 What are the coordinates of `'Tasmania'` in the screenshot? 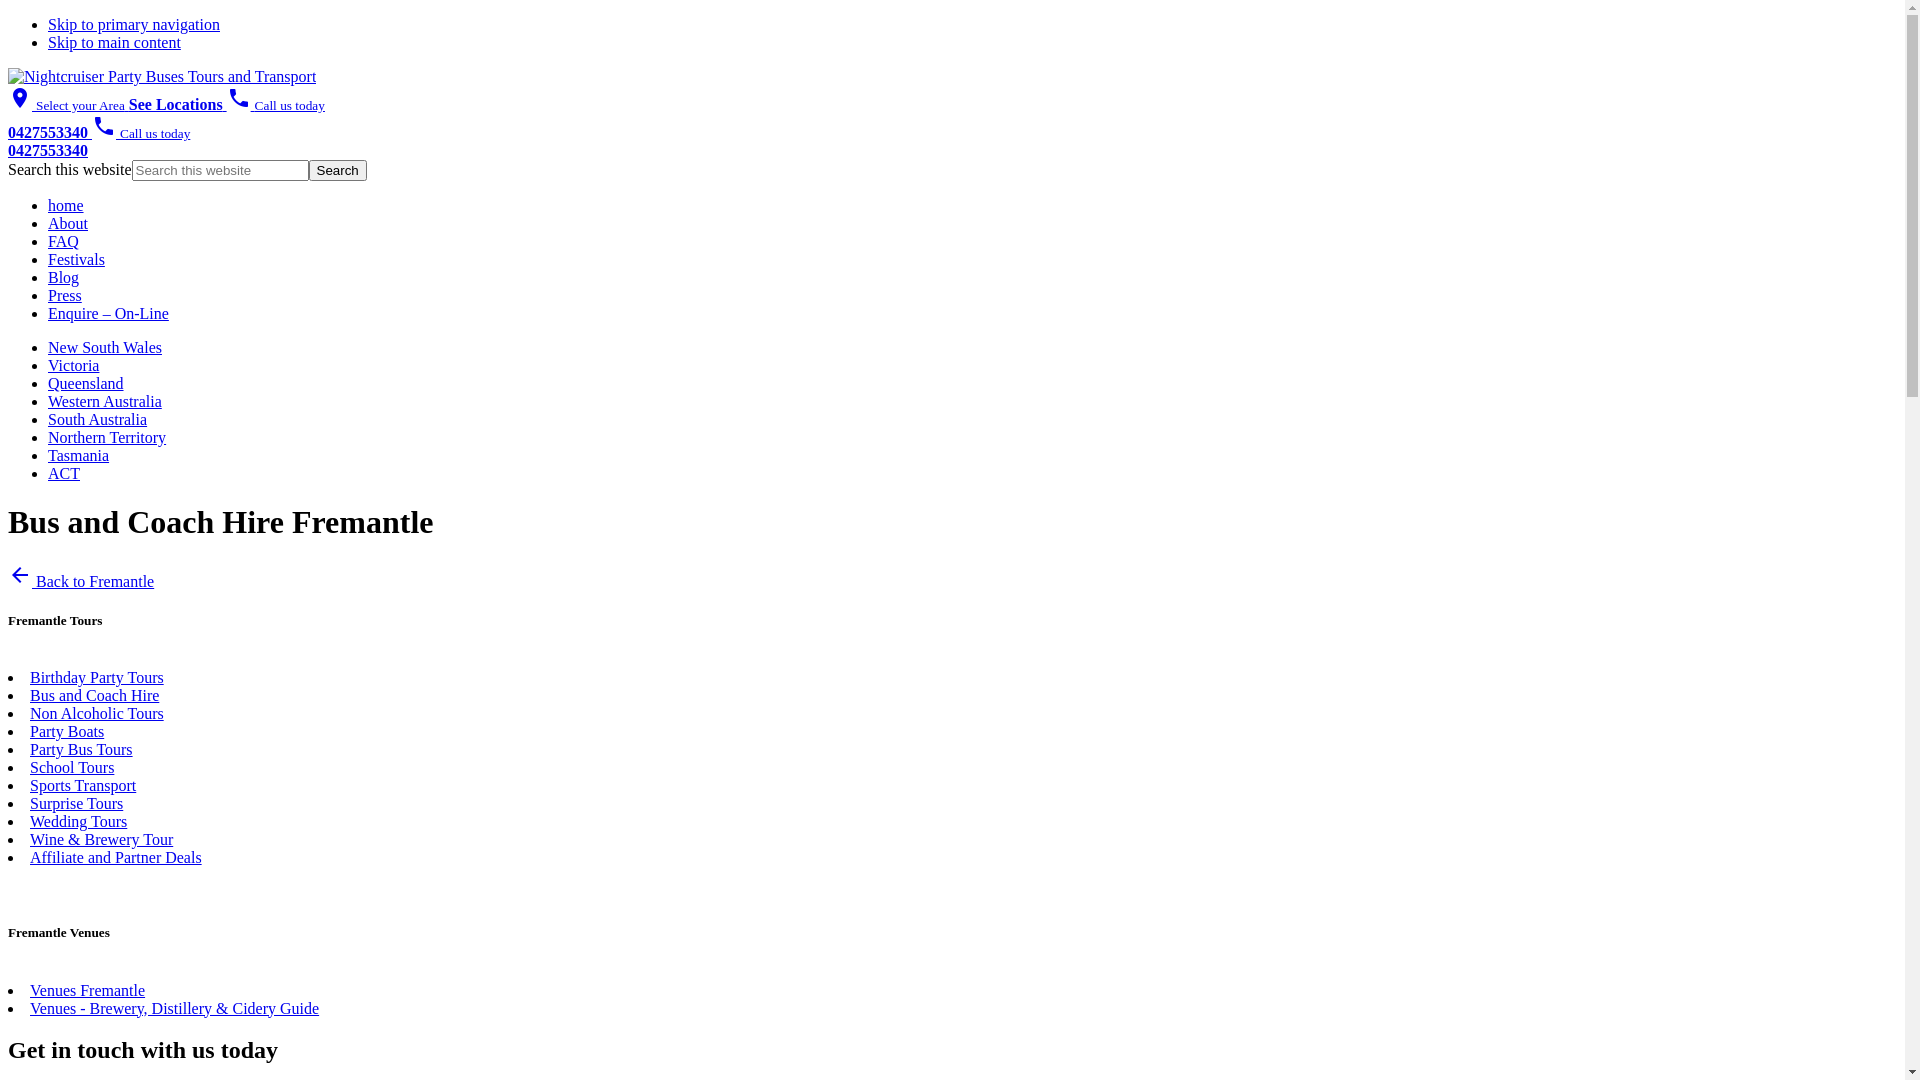 It's located at (78, 455).